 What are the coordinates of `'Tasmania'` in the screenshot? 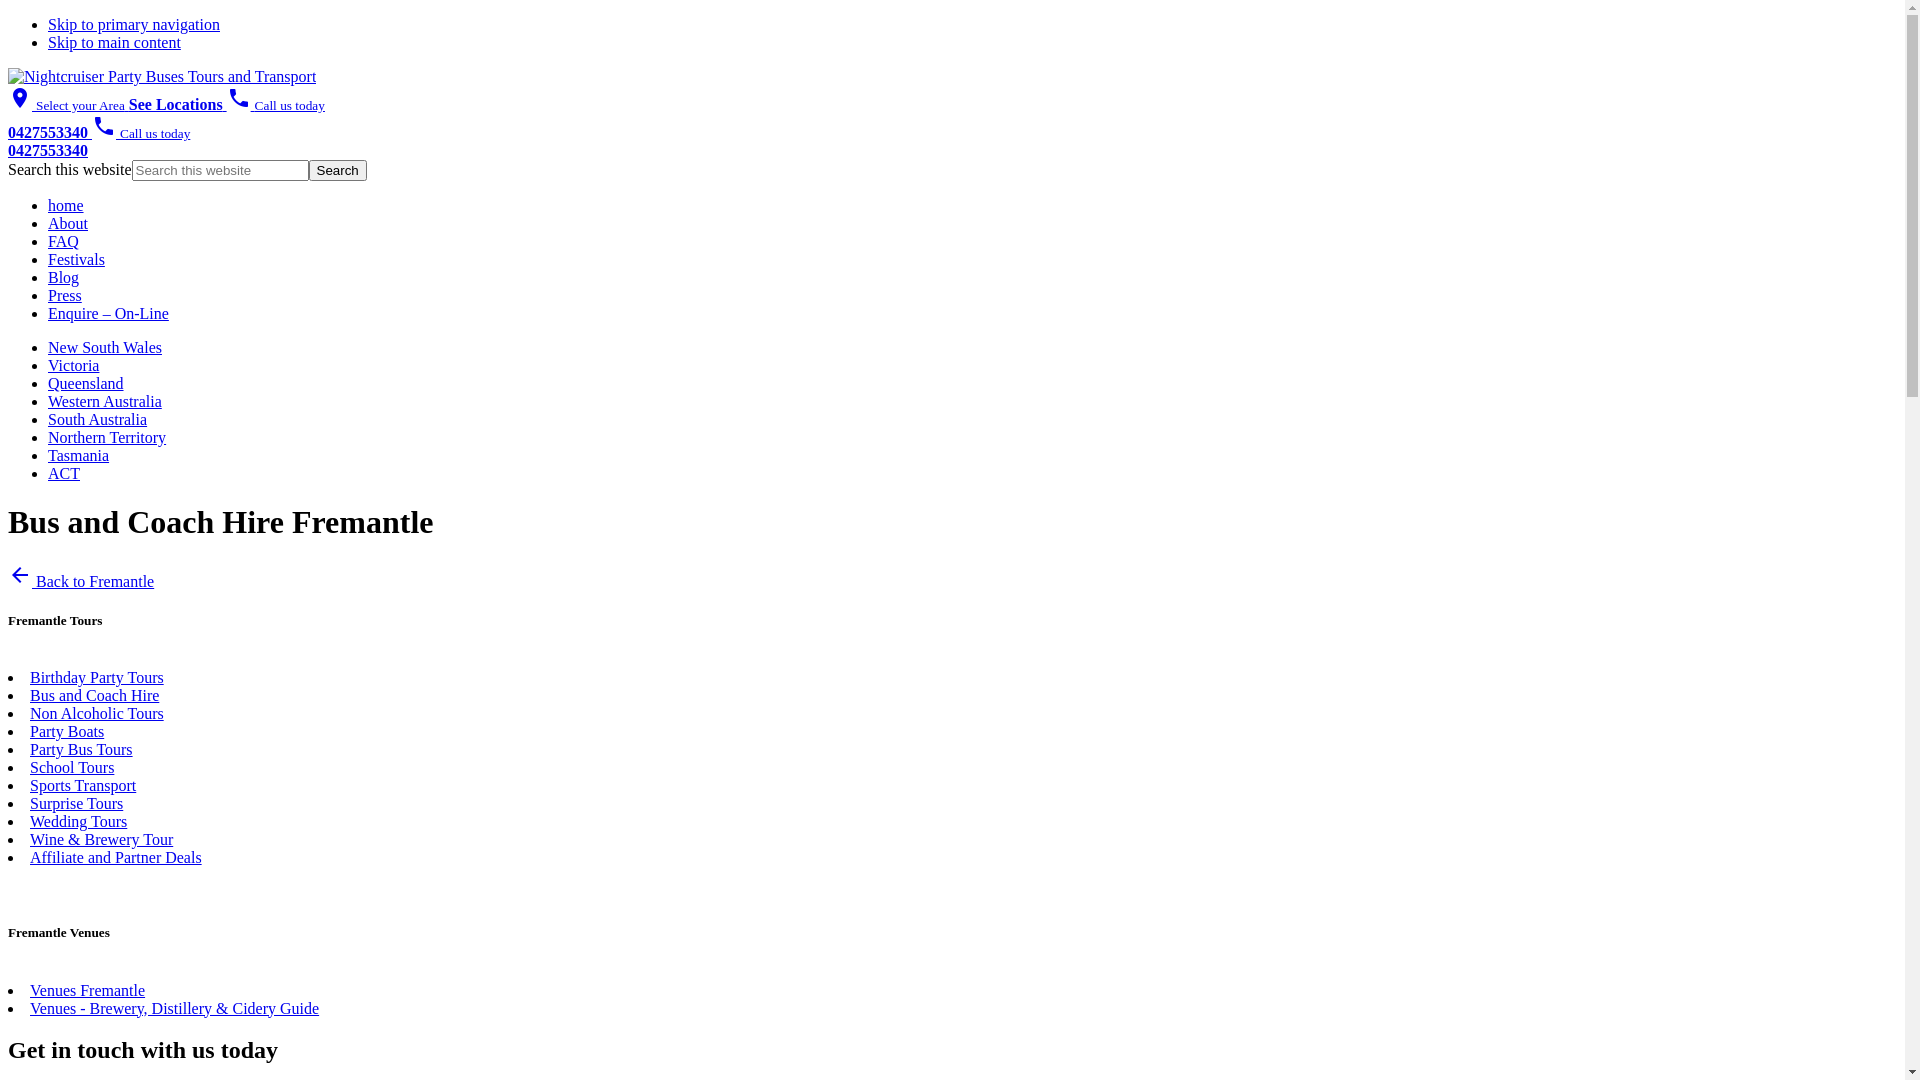 It's located at (78, 455).